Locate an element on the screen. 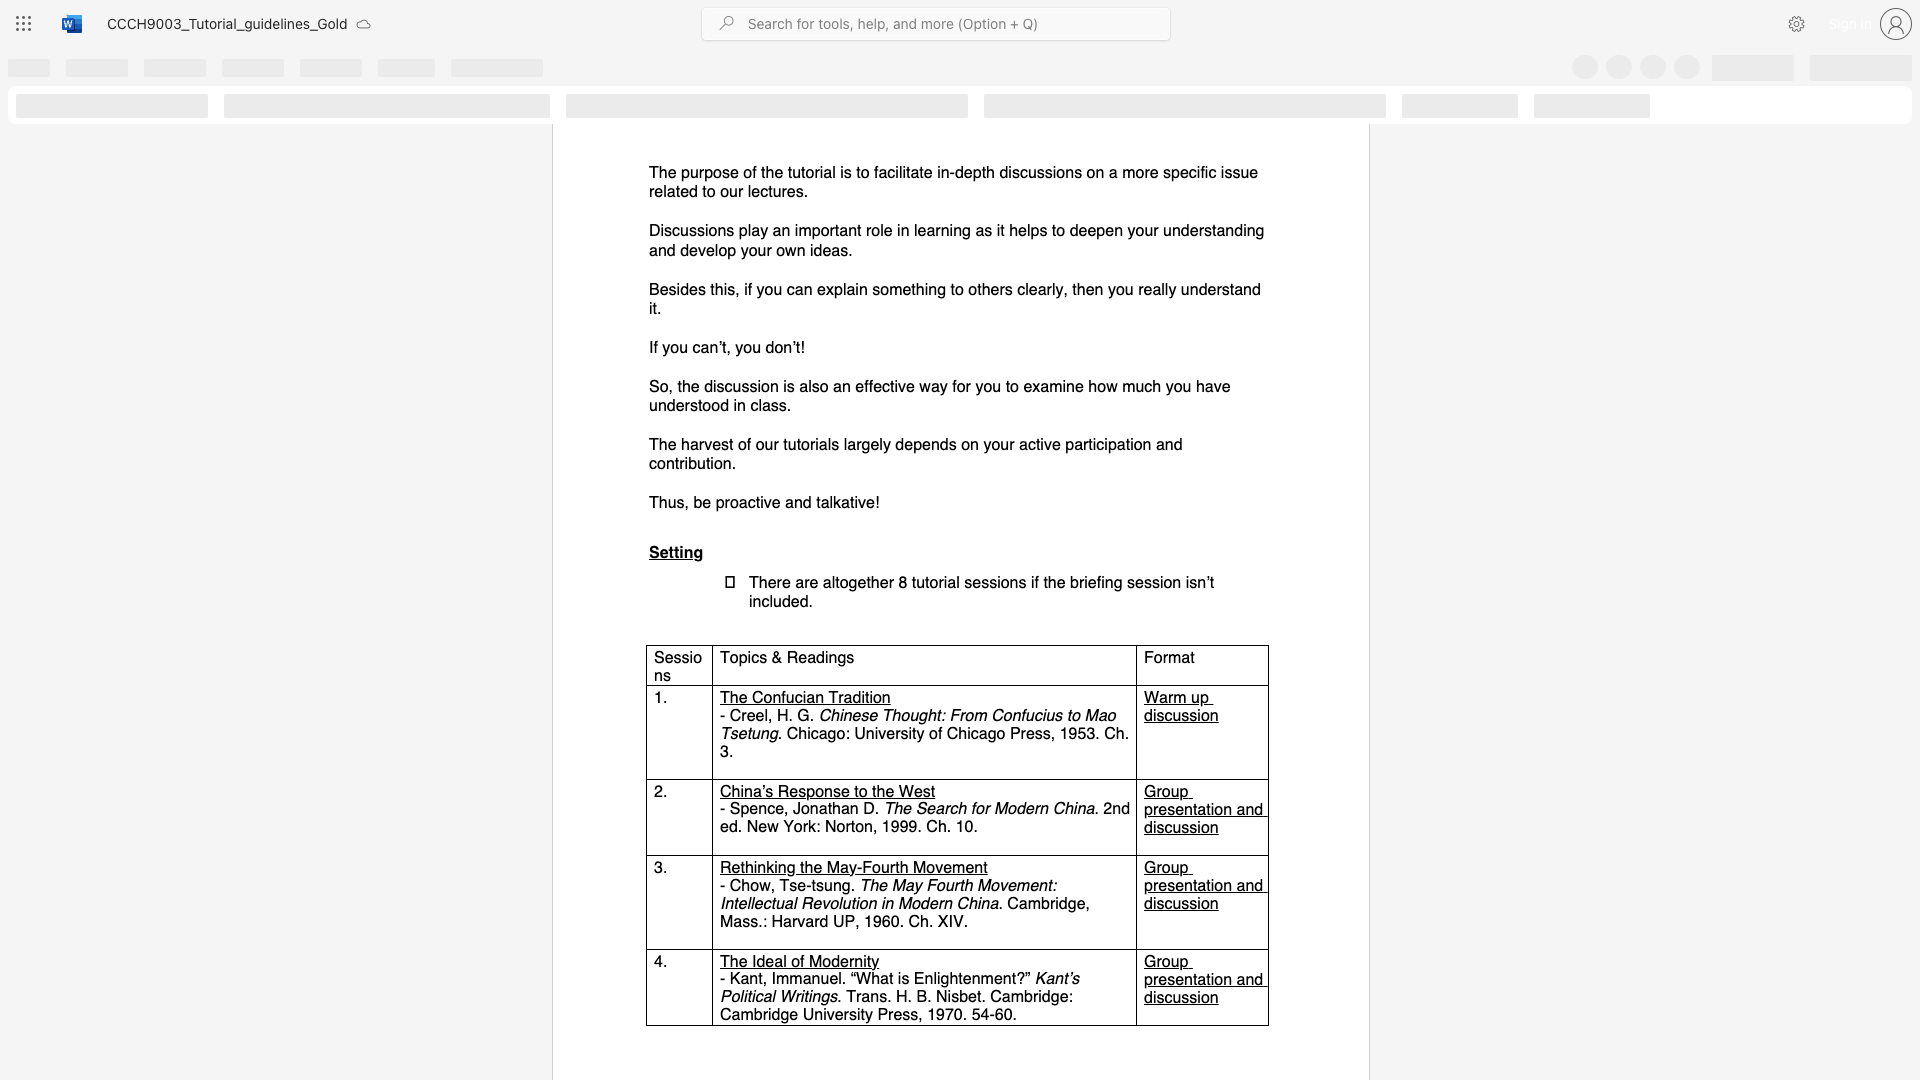 The width and height of the screenshot is (1920, 1080). the 1th character "c" in the text is located at coordinates (1168, 714).